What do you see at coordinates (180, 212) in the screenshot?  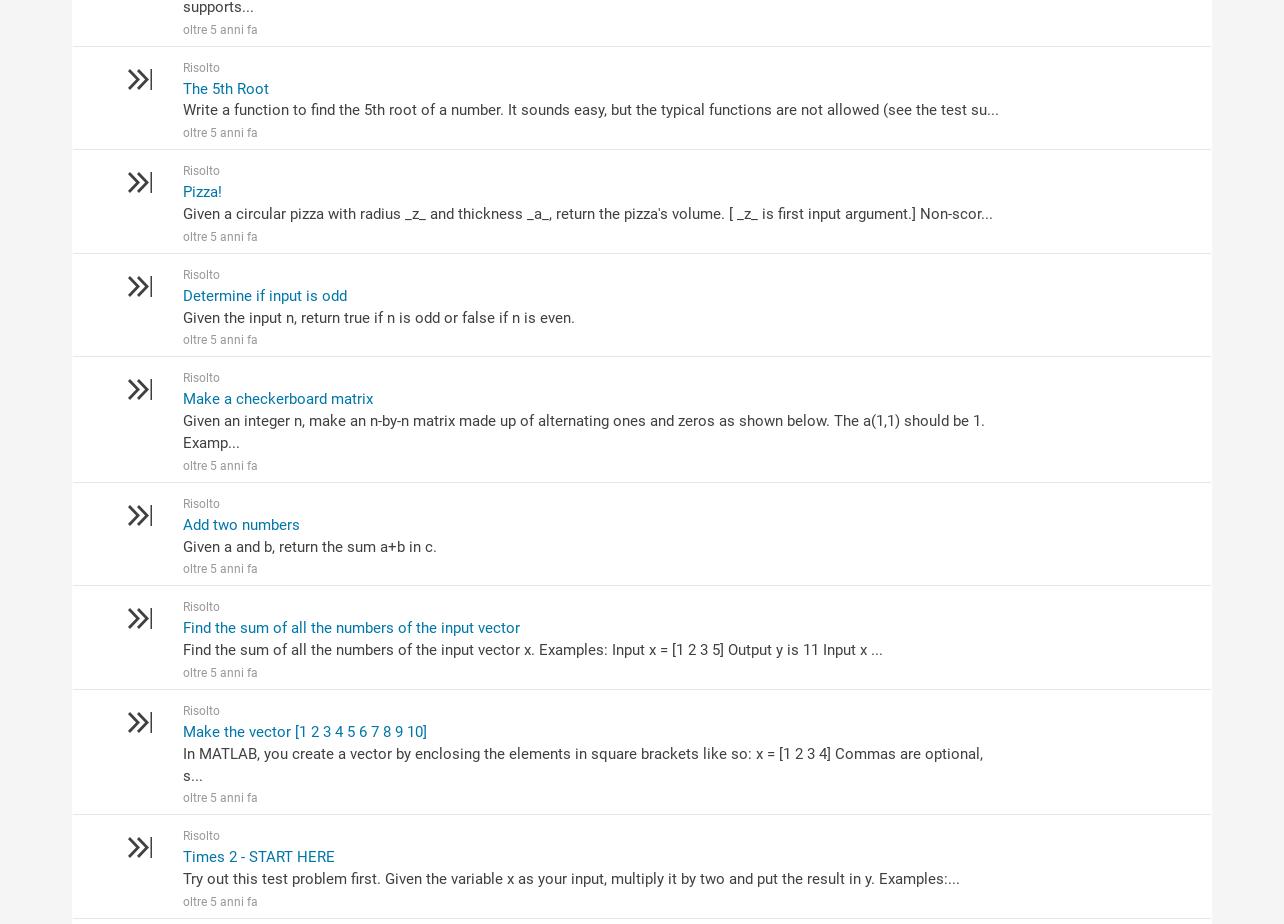 I see `'Given a circular pizza with radius _z_ and thickness _a_, return the pizza's volume. [ _z_ is first input argument.]

Non-scor...'` at bounding box center [180, 212].